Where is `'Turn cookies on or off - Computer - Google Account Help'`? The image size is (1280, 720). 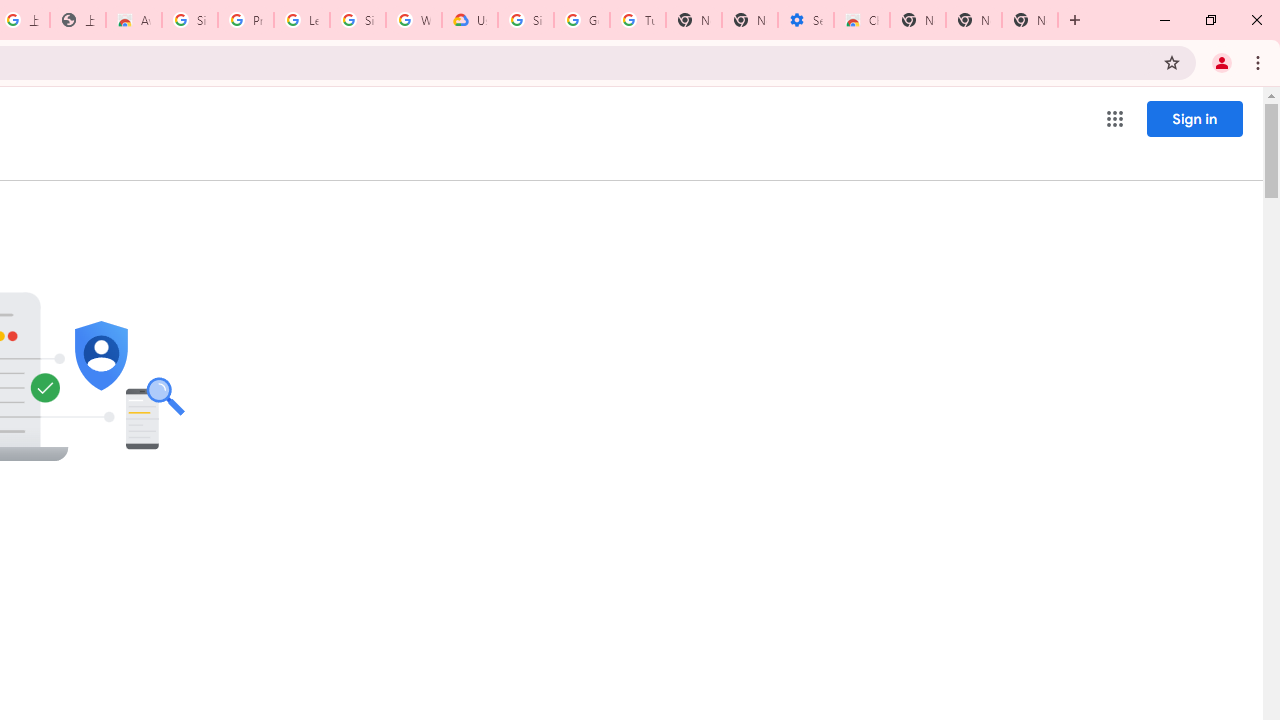
'Turn cookies on or off - Computer - Google Account Help' is located at coordinates (637, 20).